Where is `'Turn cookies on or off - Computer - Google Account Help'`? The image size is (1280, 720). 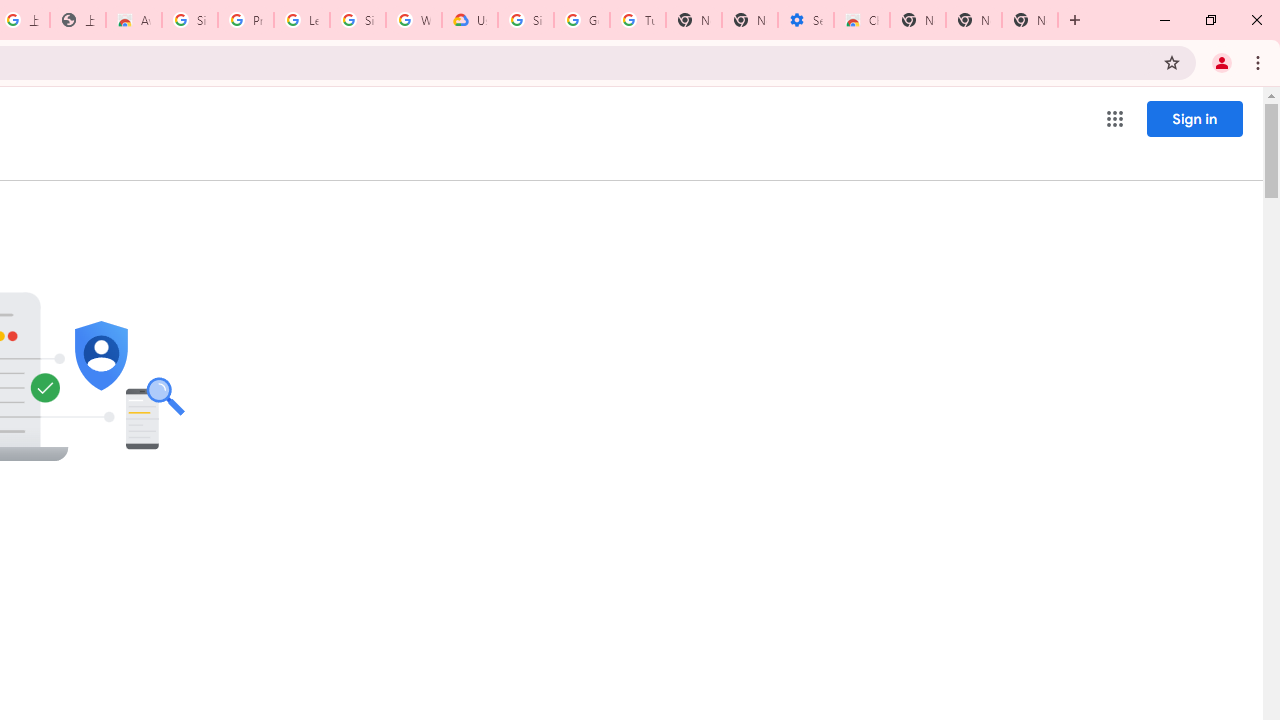
'Turn cookies on or off - Computer - Google Account Help' is located at coordinates (637, 20).